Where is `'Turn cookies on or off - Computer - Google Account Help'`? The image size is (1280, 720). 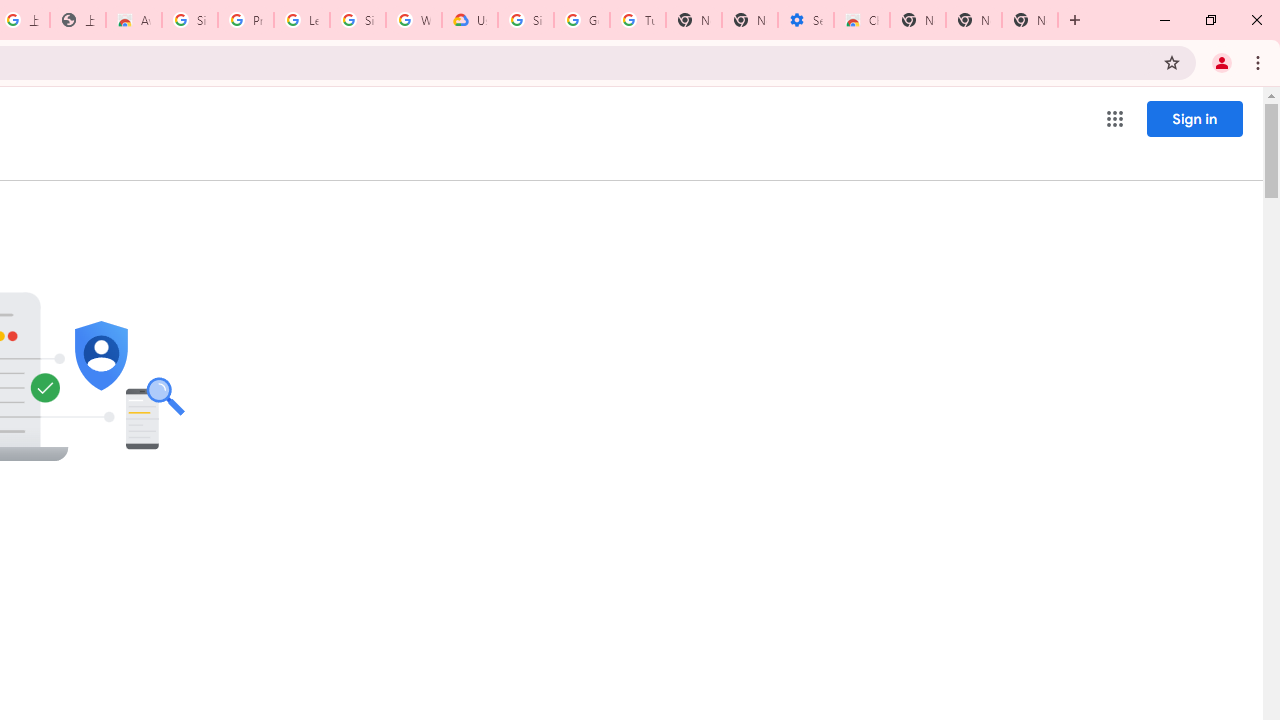
'Turn cookies on or off - Computer - Google Account Help' is located at coordinates (637, 20).